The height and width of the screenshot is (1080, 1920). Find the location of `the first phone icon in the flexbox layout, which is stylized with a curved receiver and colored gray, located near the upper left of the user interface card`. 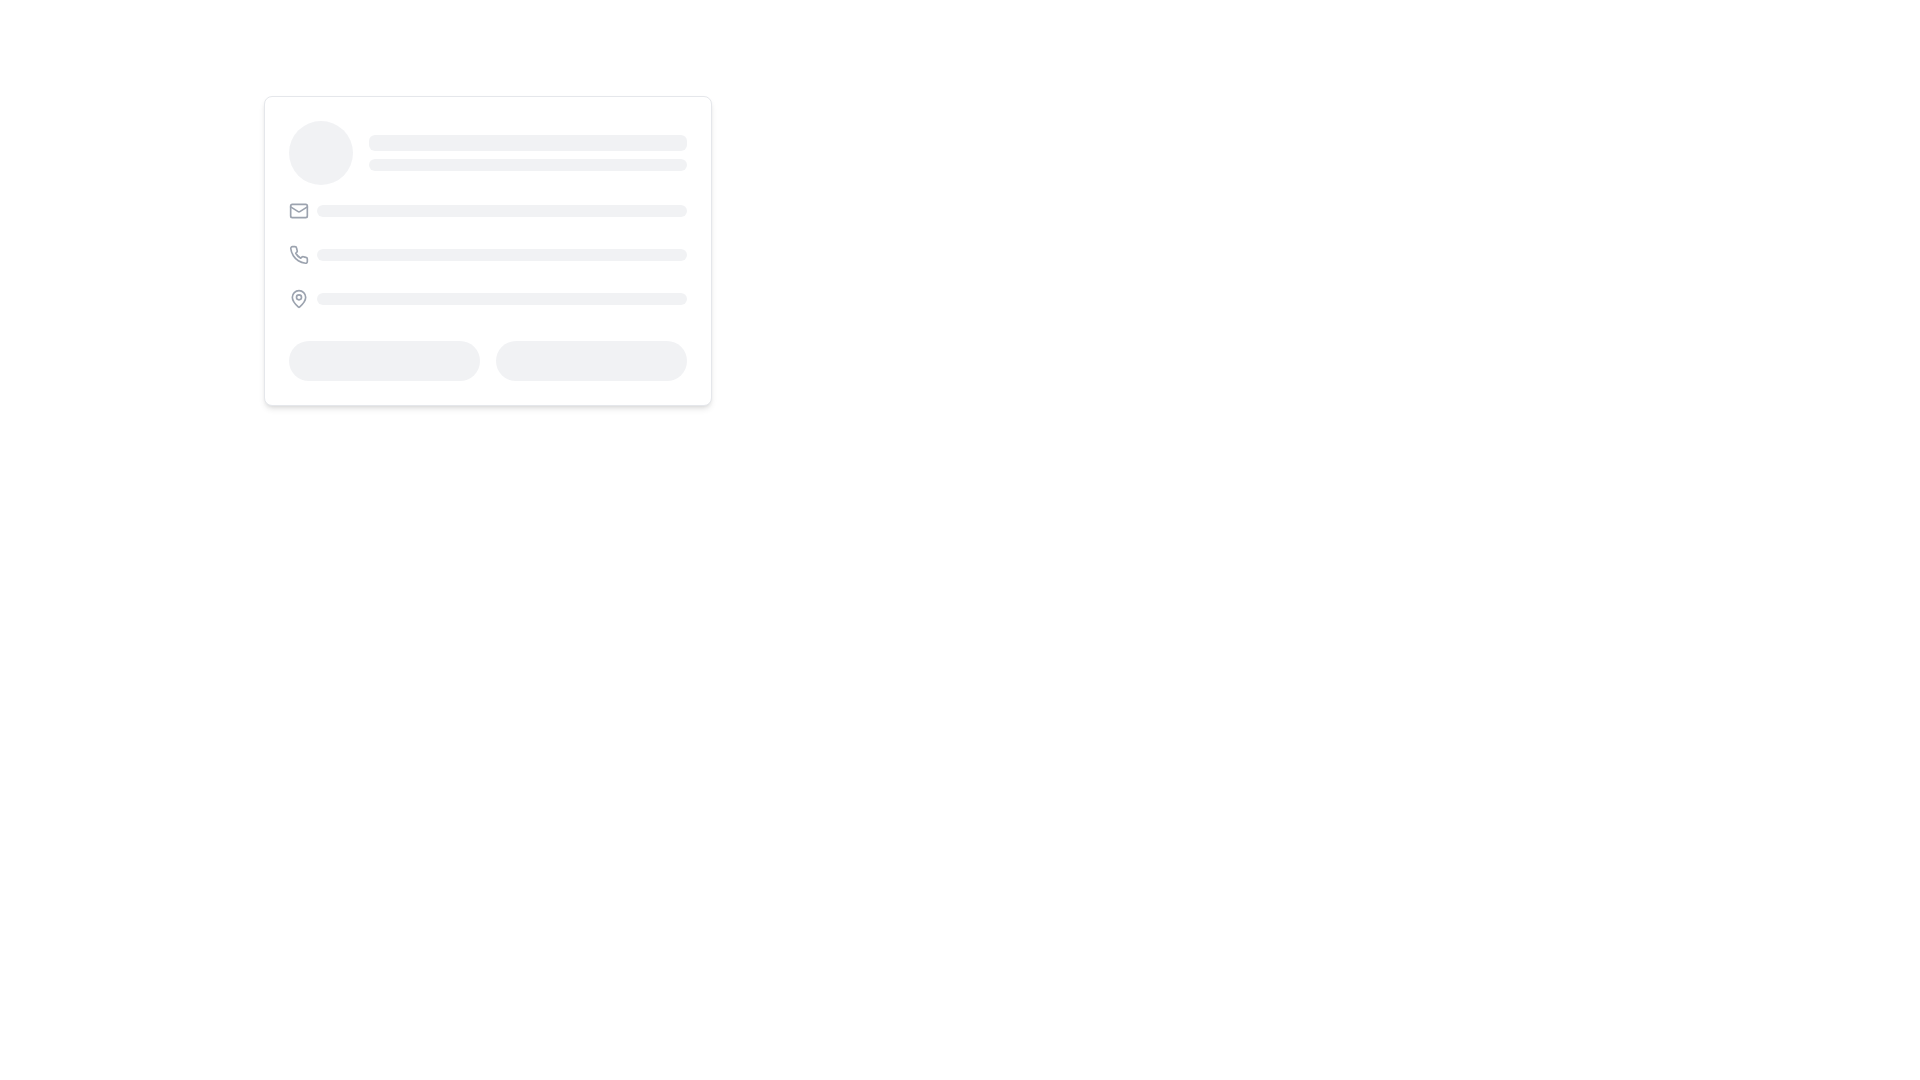

the first phone icon in the flexbox layout, which is stylized with a curved receiver and colored gray, located near the upper left of the user interface card is located at coordinates (297, 253).